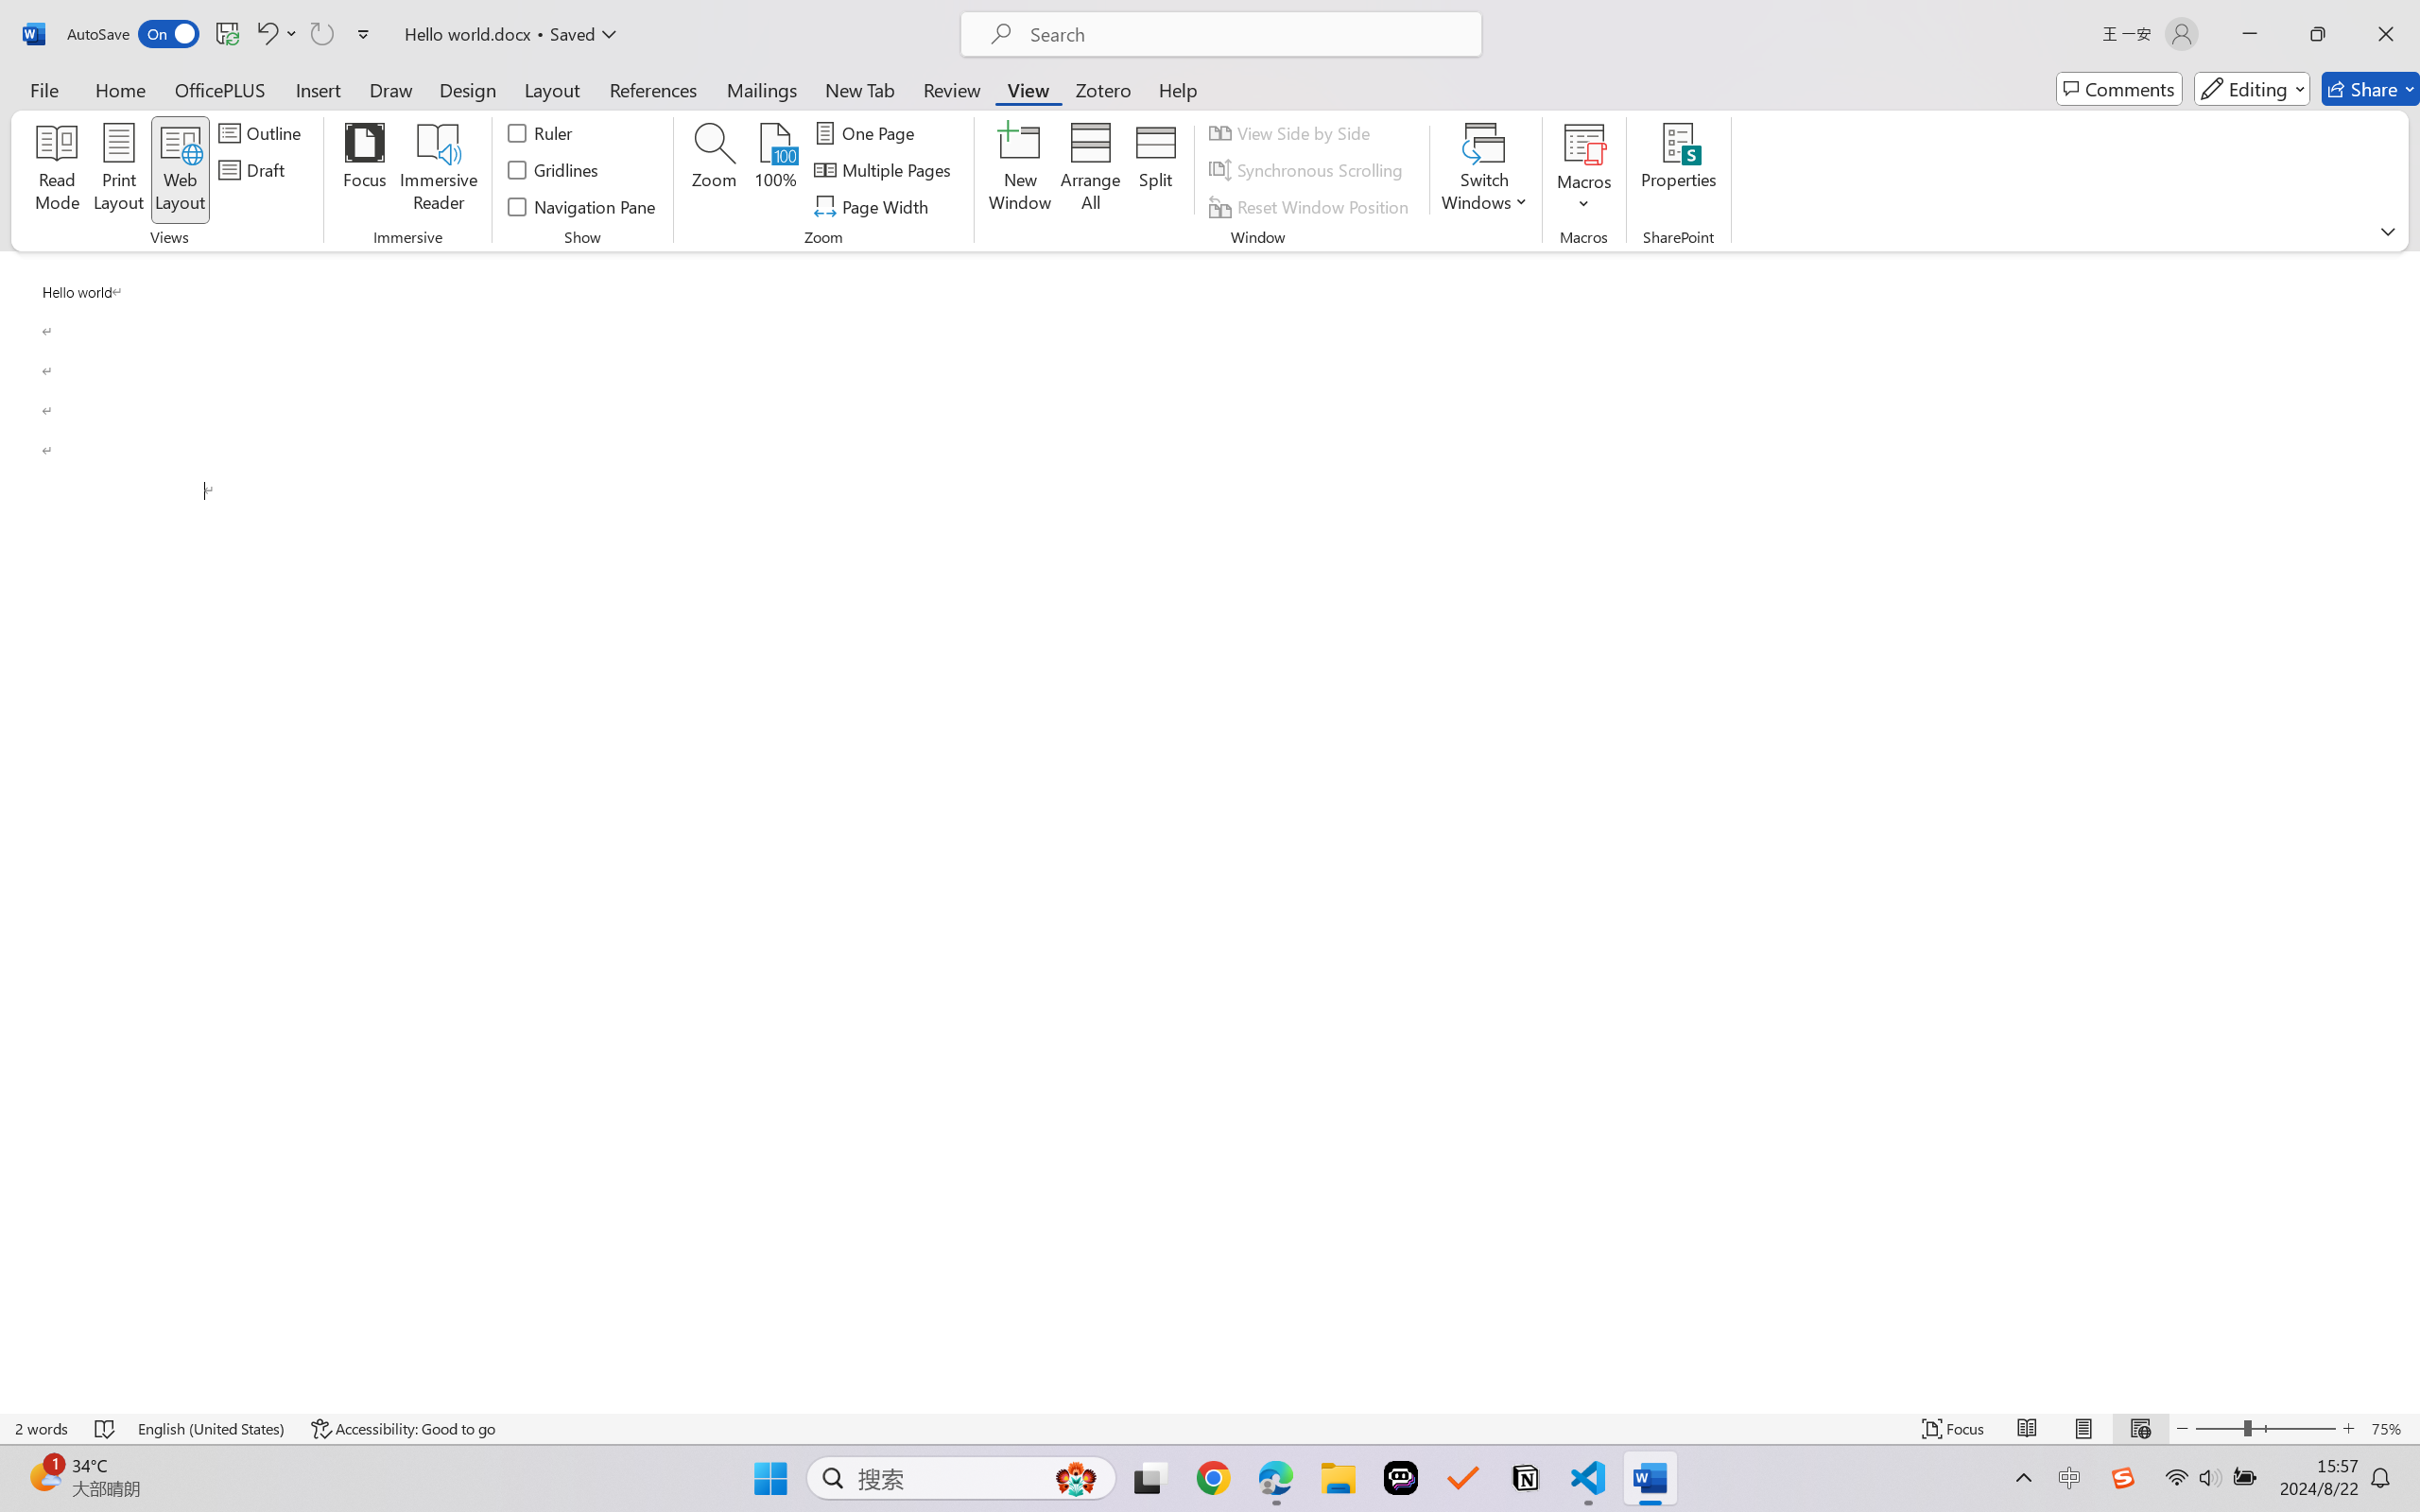 The image size is (2420, 1512). I want to click on 'Help', so click(1177, 88).